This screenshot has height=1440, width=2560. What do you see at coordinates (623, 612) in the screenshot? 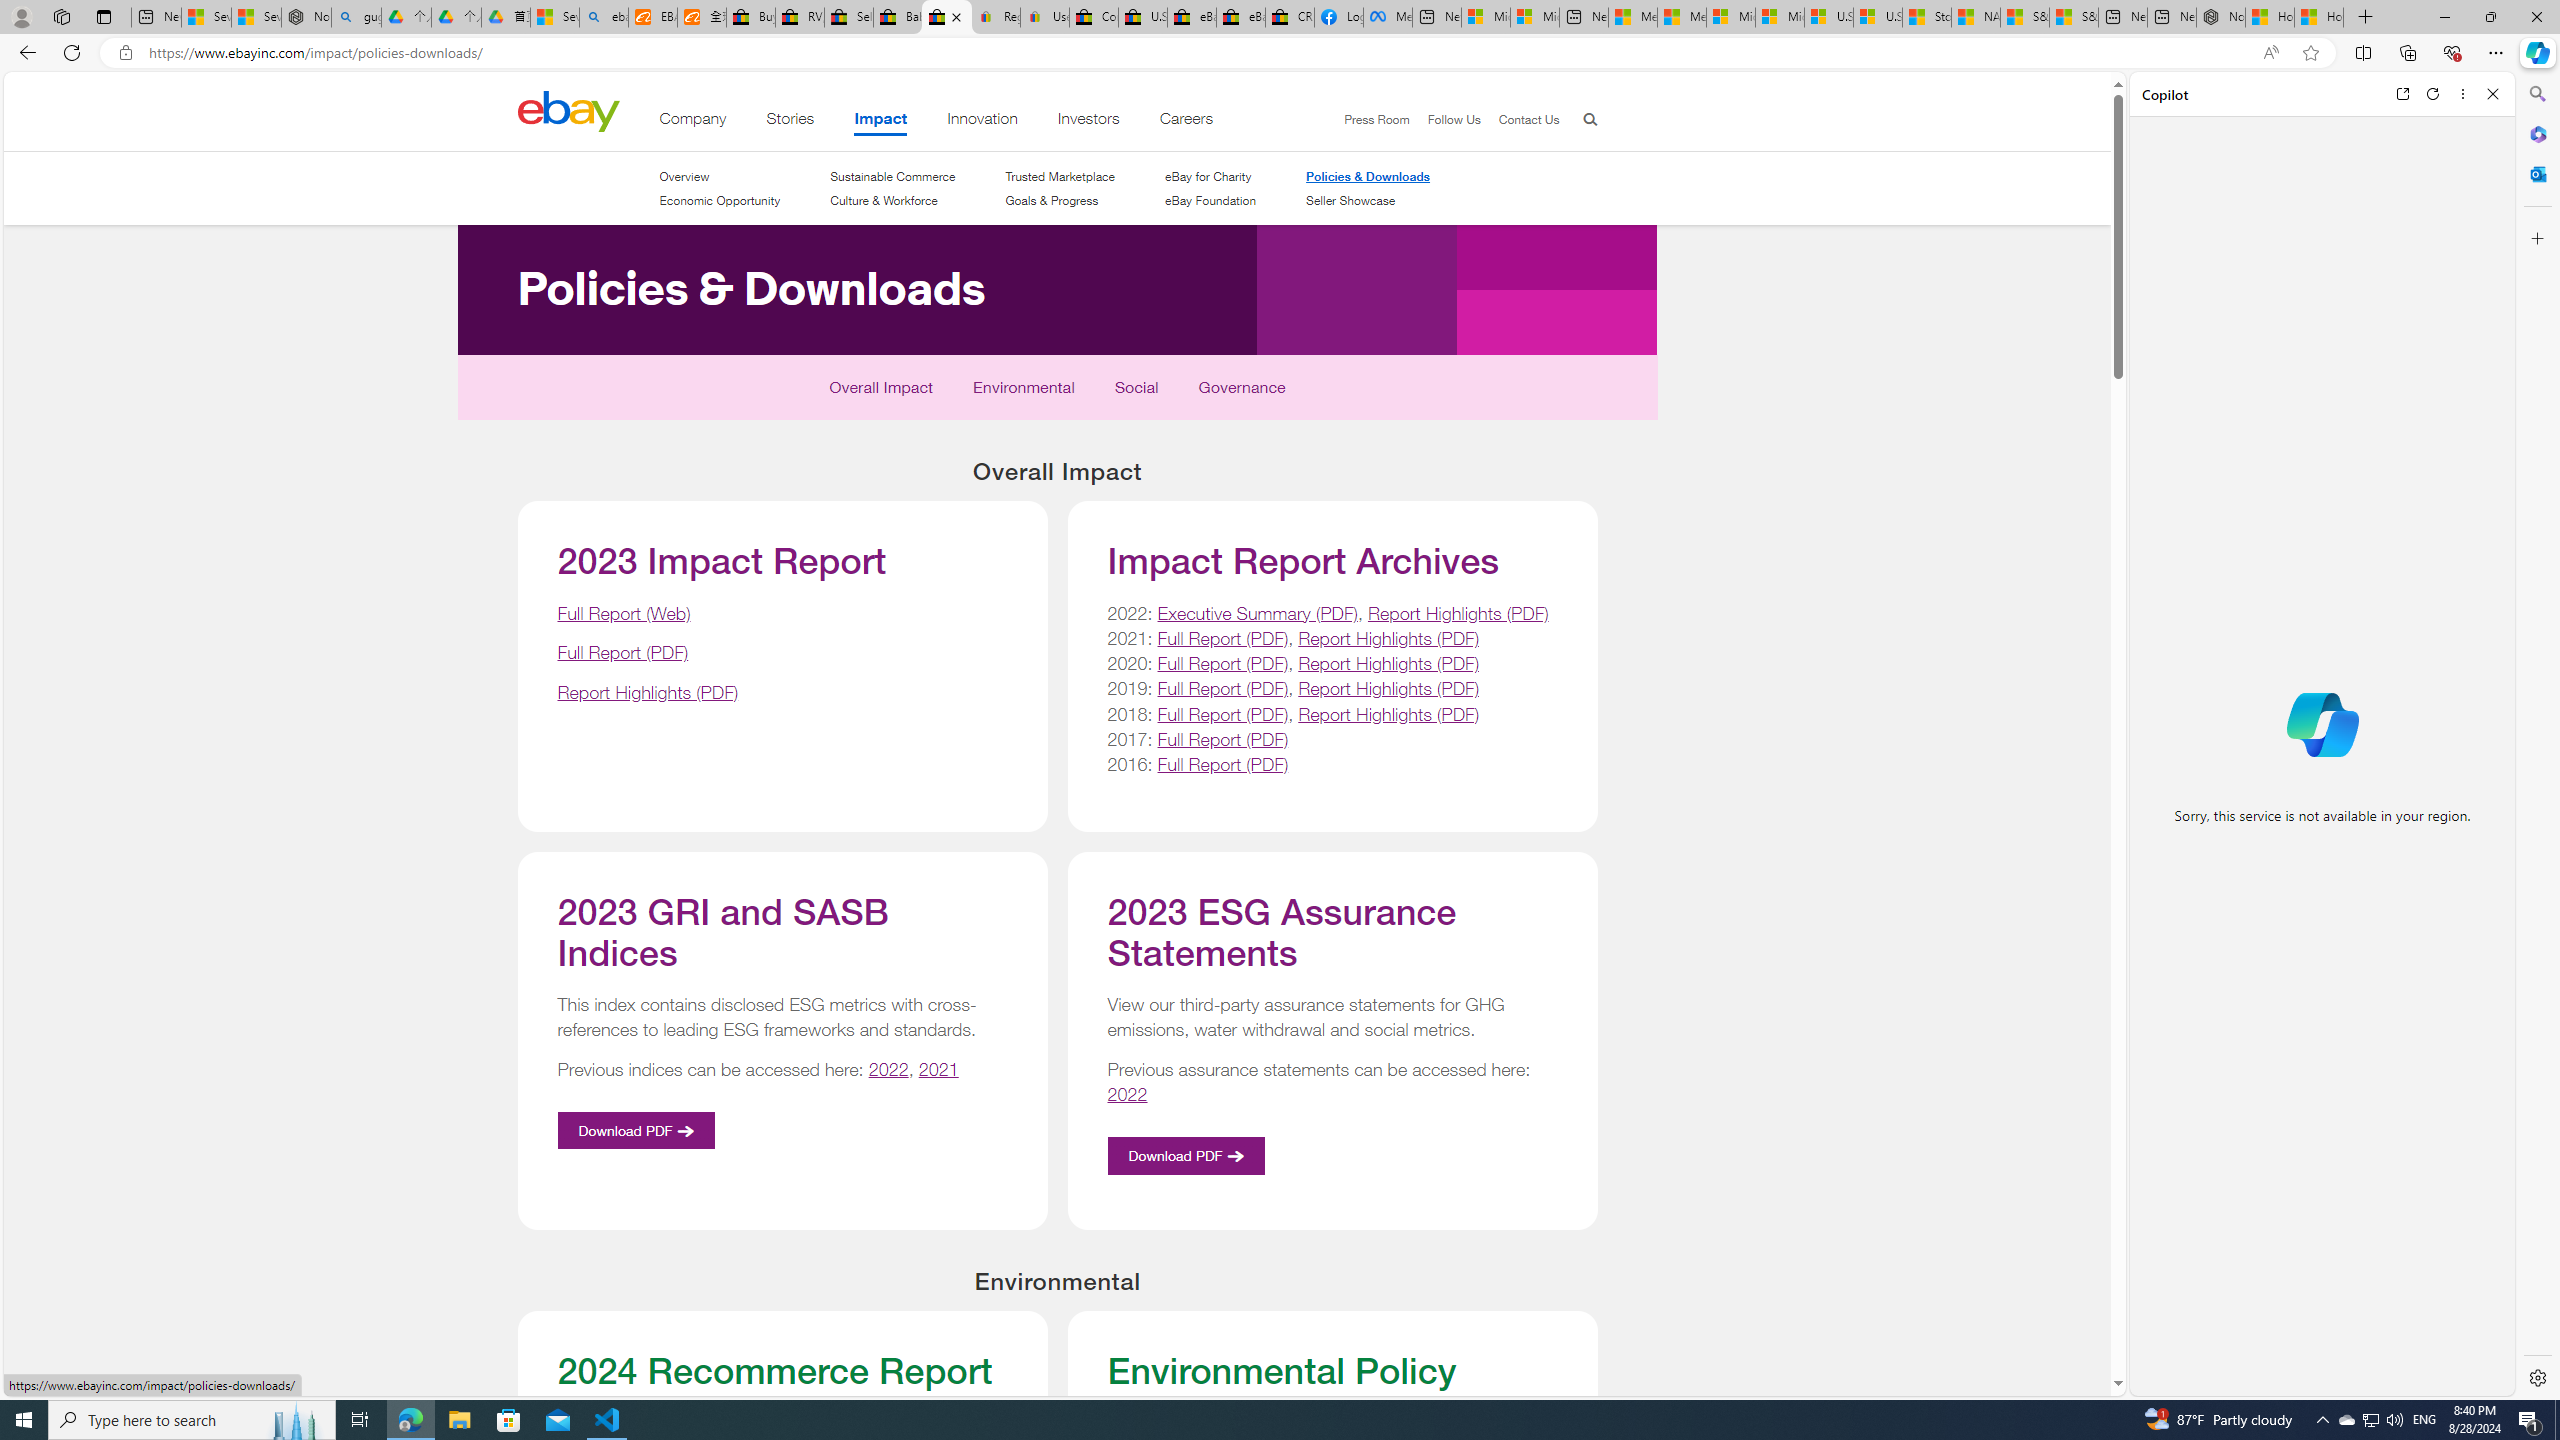
I see `'Full Report (Web)'` at bounding box center [623, 612].